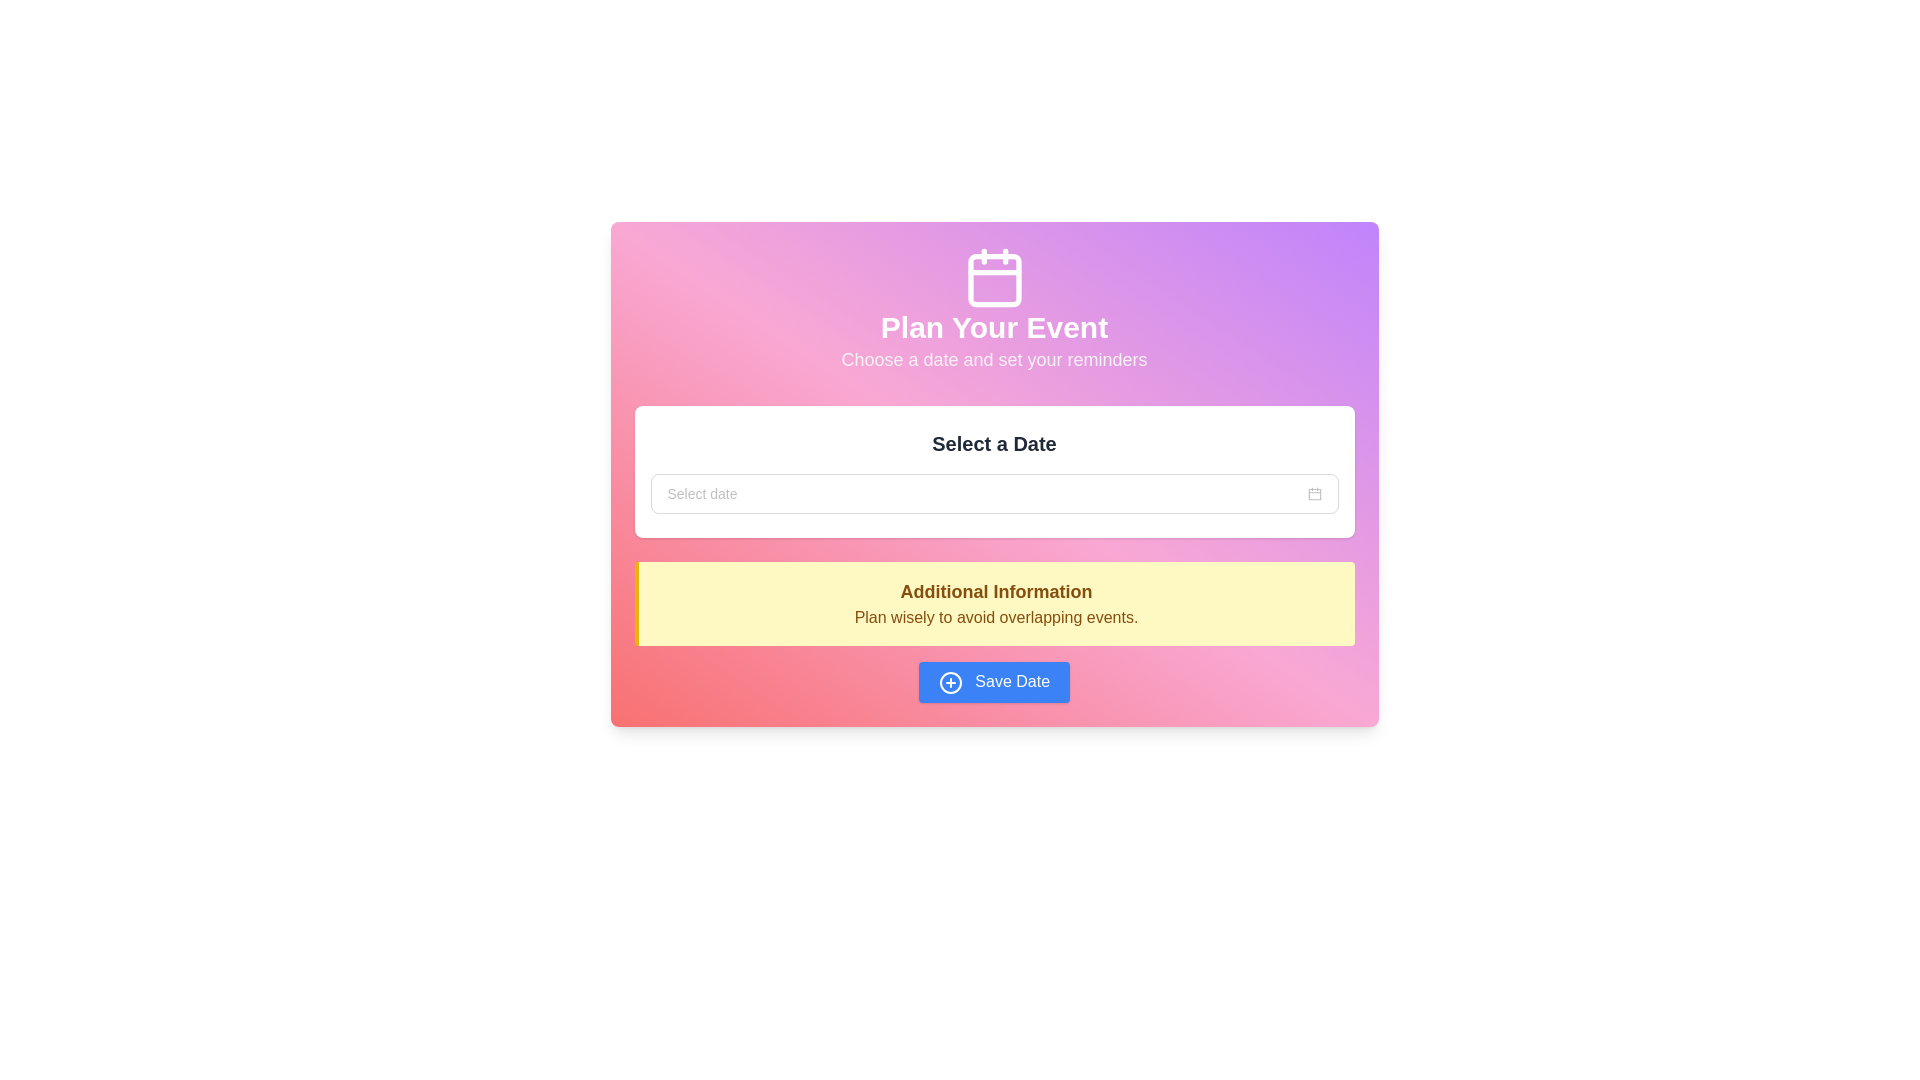 Image resolution: width=1920 pixels, height=1080 pixels. I want to click on the circular icon with a plus symbol located to the left of the 'Save Date' text, which is part of a blue button with rounded edges, so click(949, 681).